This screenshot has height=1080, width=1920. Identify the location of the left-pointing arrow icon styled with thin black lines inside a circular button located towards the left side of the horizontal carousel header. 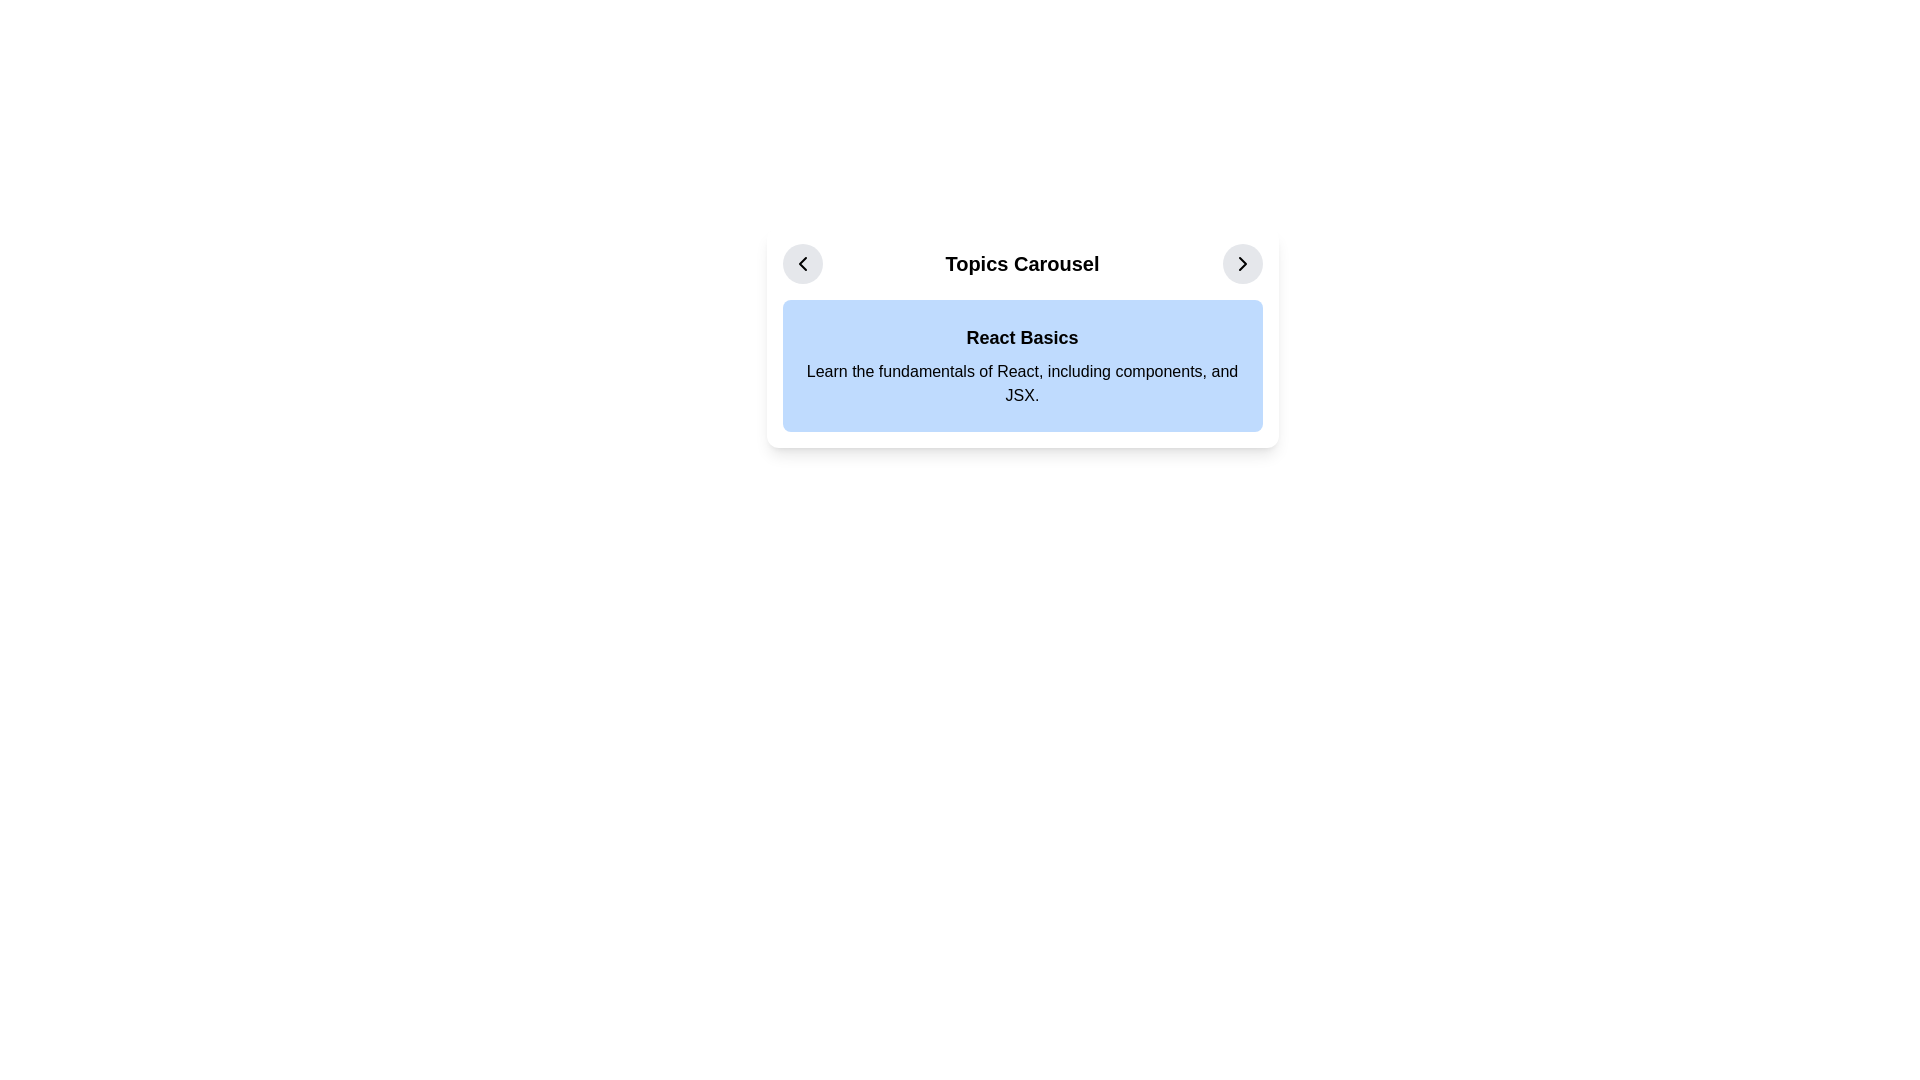
(802, 262).